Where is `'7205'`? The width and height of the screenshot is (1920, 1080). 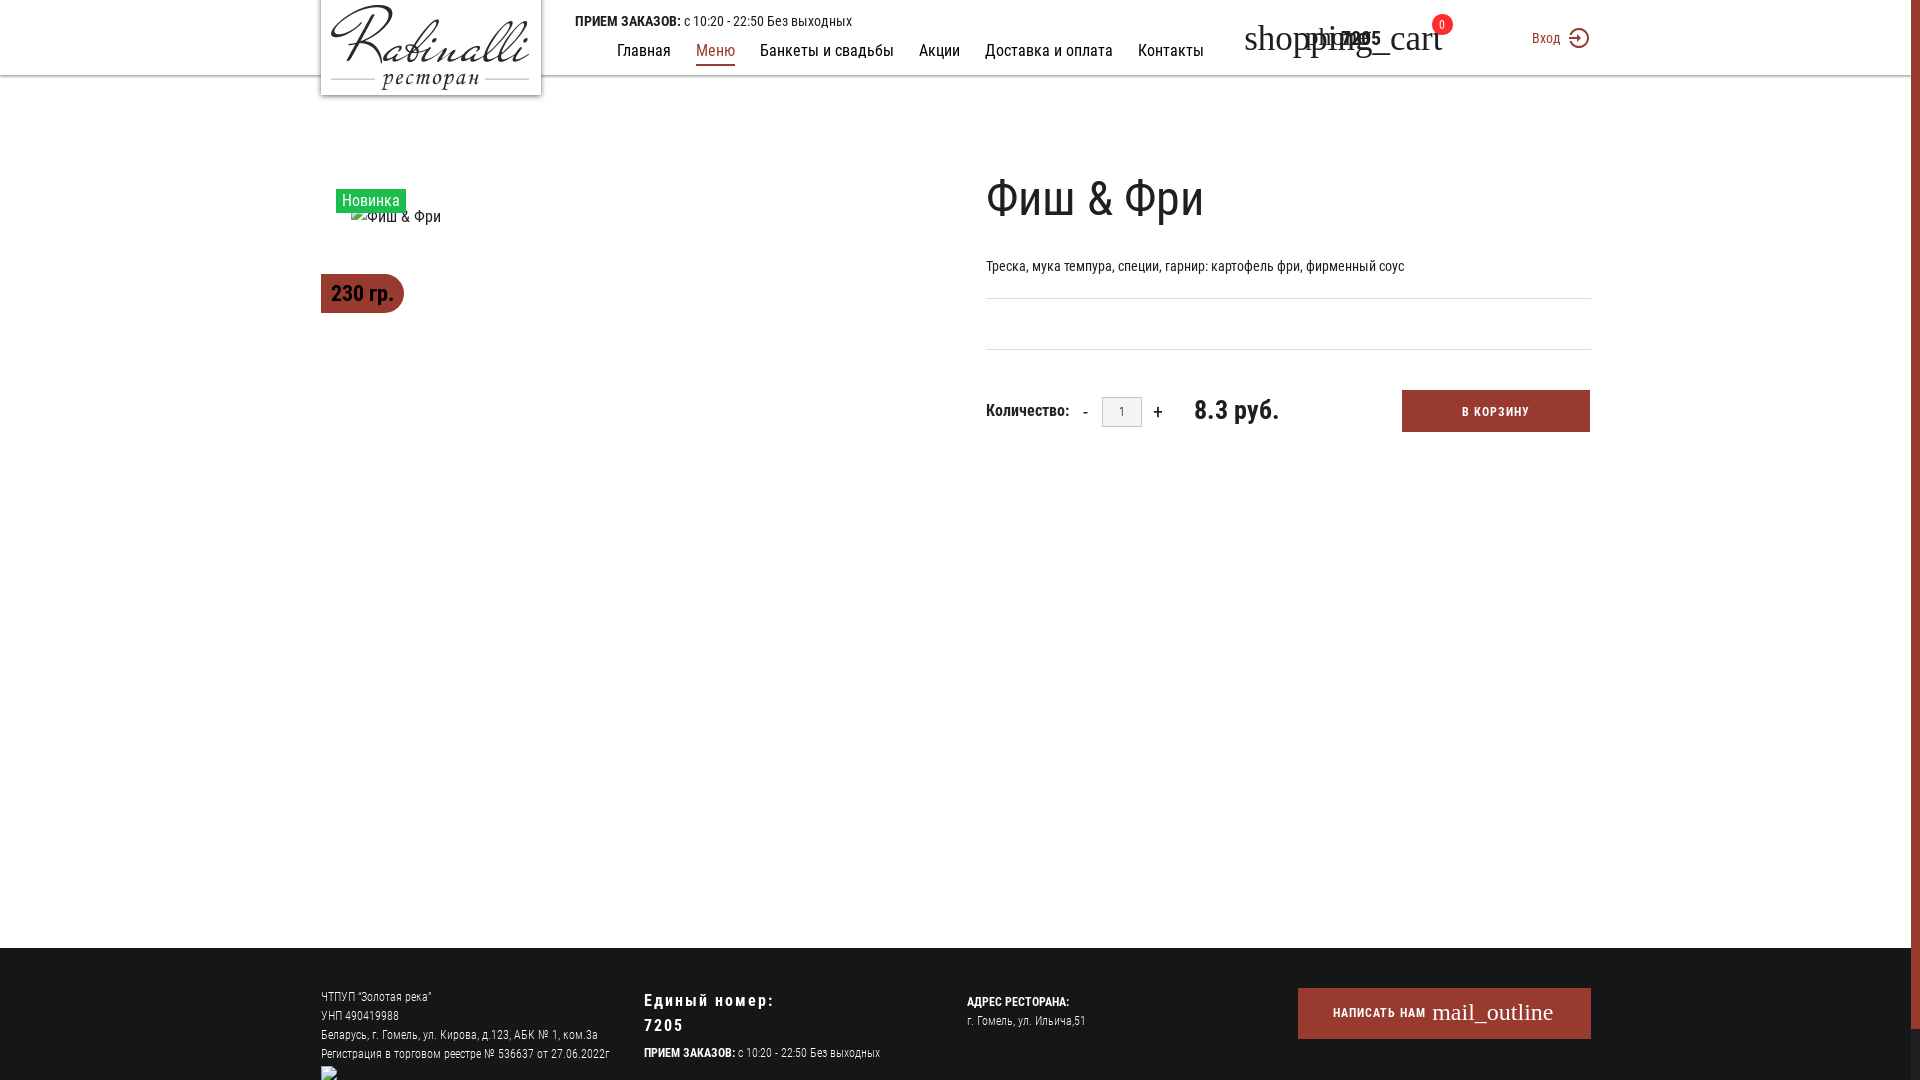 '7205' is located at coordinates (663, 1025).